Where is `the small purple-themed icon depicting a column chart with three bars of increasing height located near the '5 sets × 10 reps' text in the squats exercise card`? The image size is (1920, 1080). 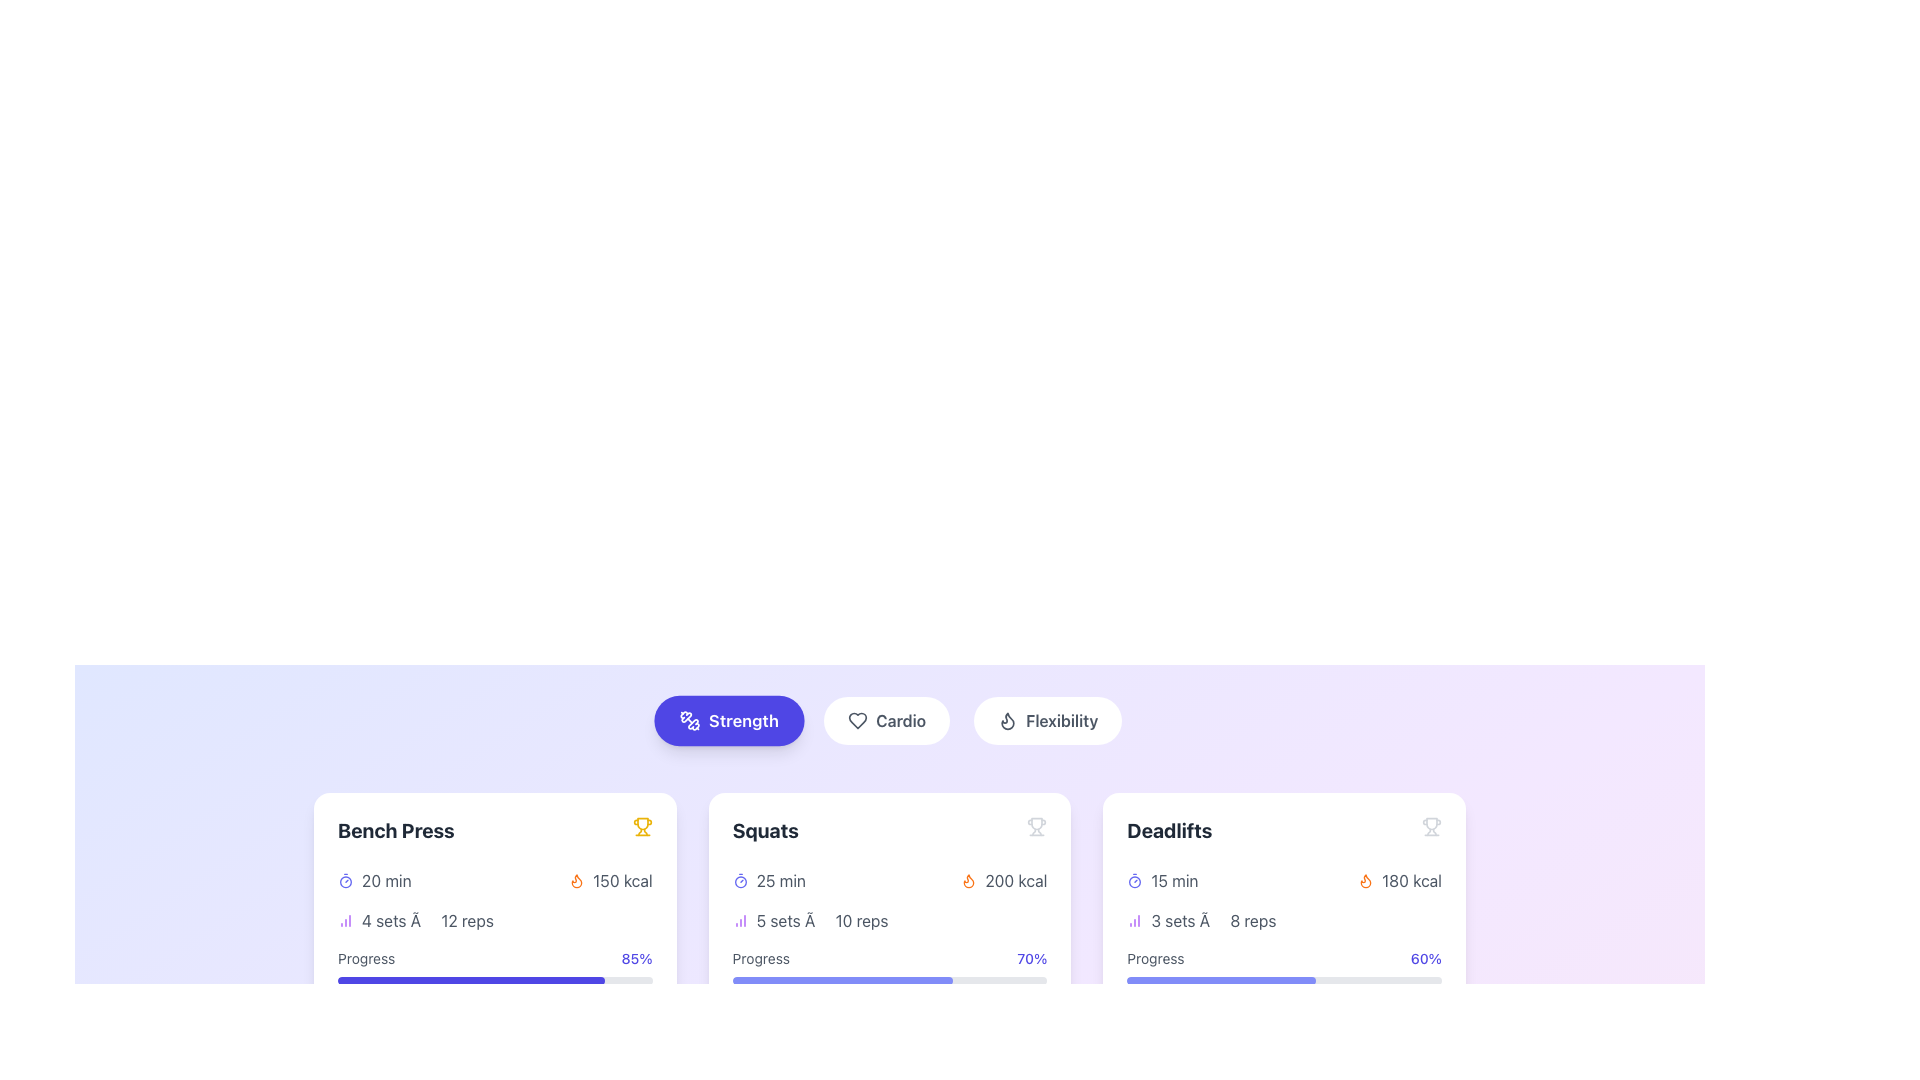
the small purple-themed icon depicting a column chart with three bars of increasing height located near the '5 sets × 10 reps' text in the squats exercise card is located at coordinates (739, 921).